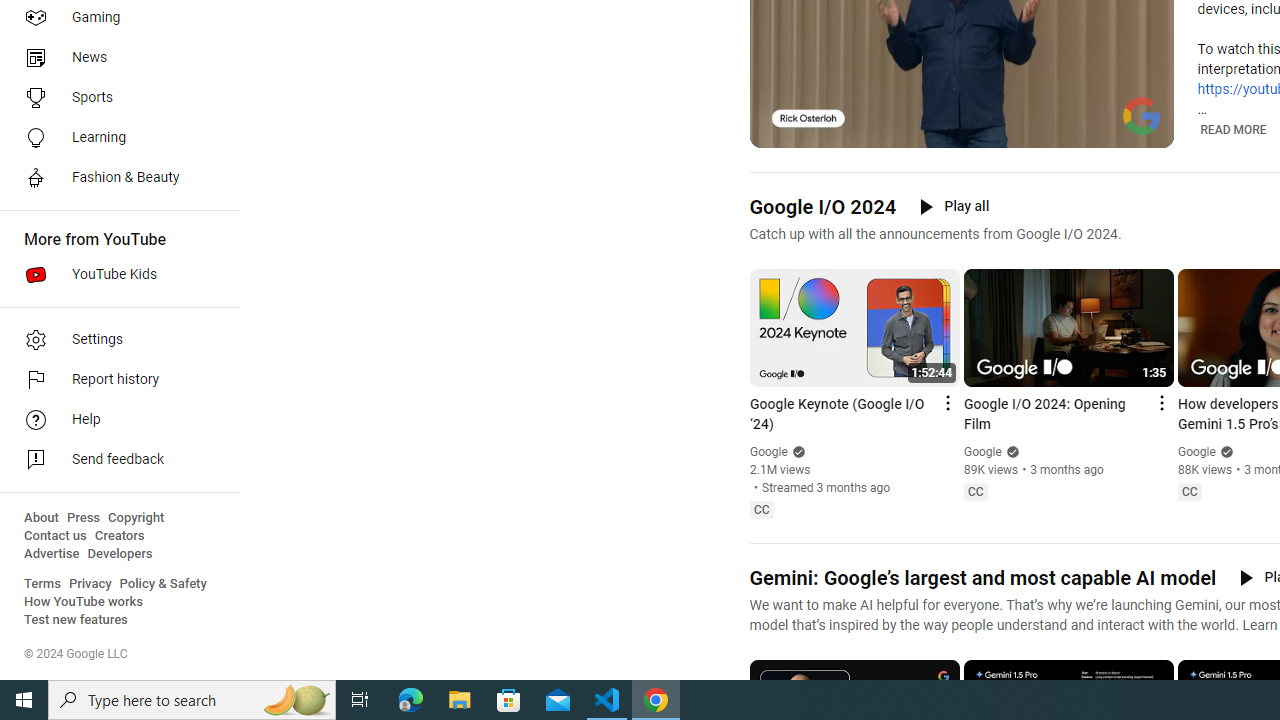  Describe the element at coordinates (112, 380) in the screenshot. I see `'Report history'` at that location.